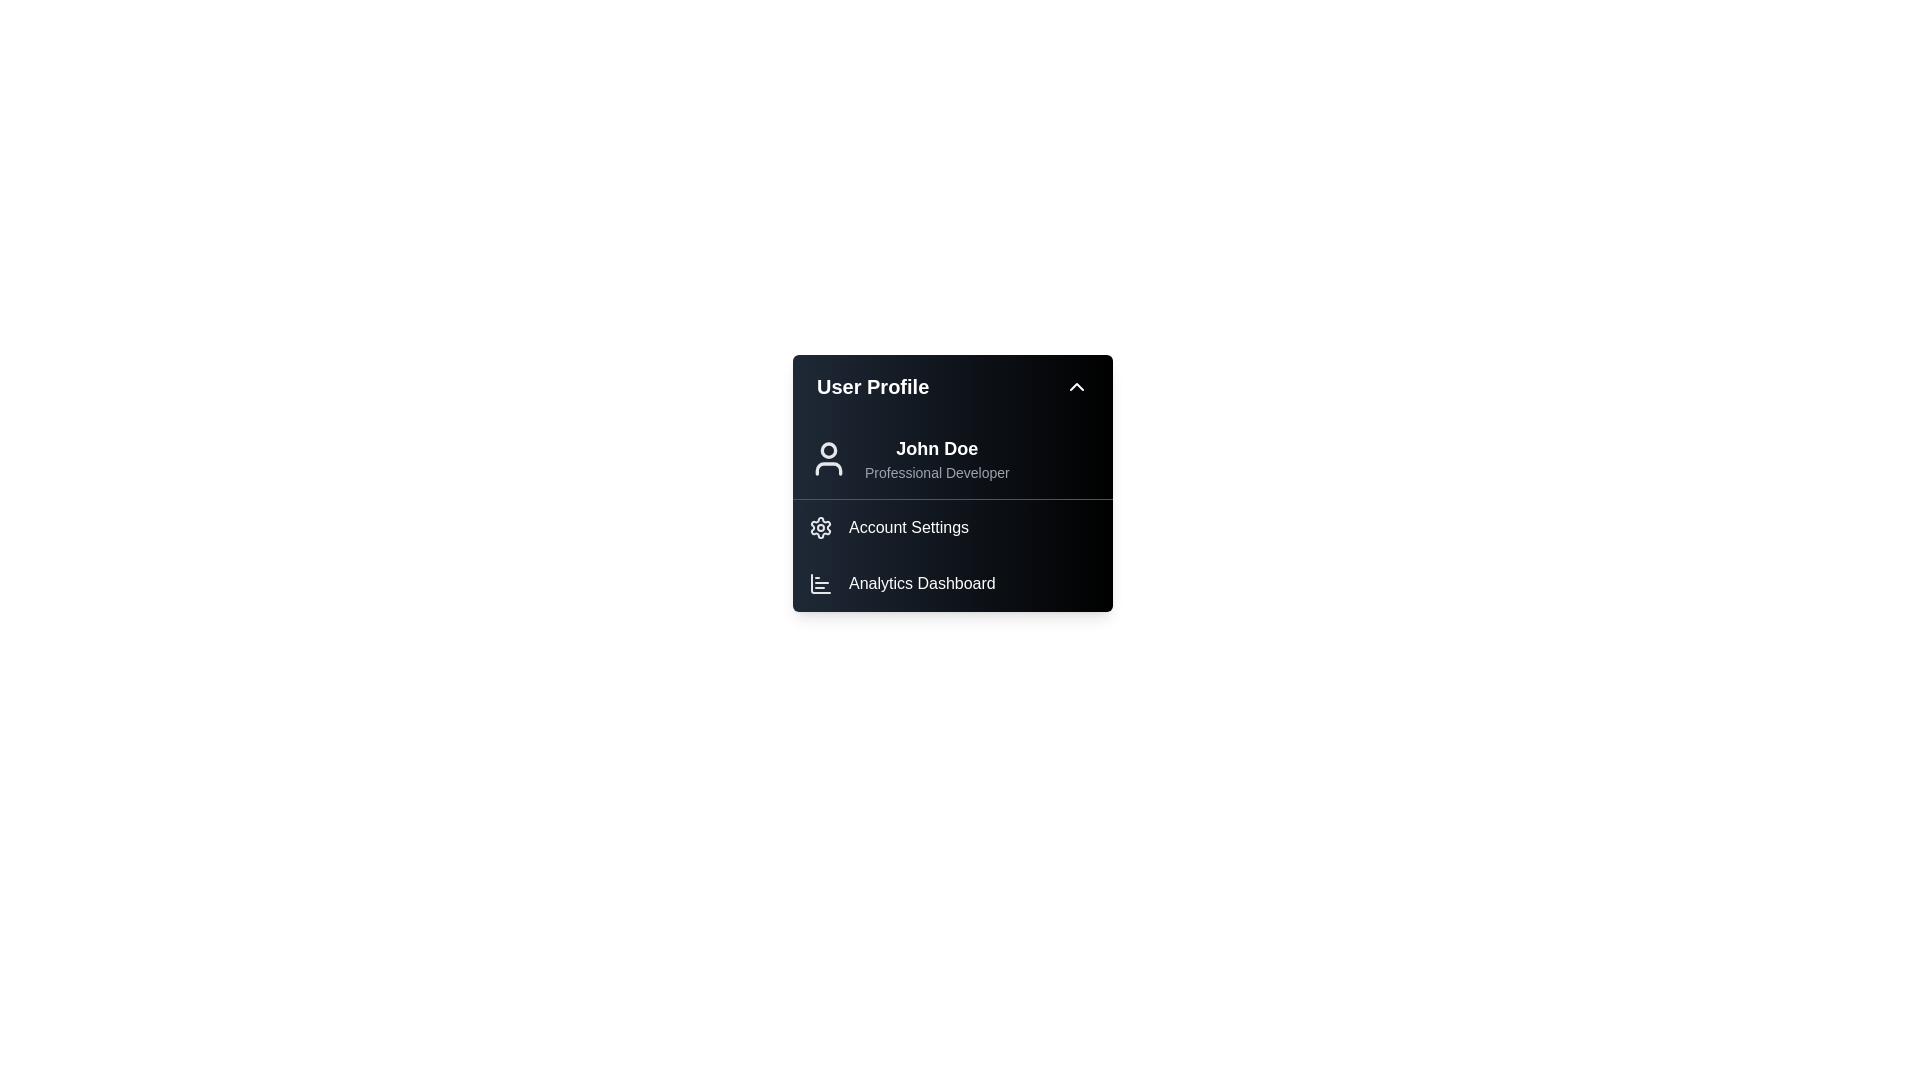 The image size is (1920, 1080). What do you see at coordinates (952, 386) in the screenshot?
I see `the 'User Profile' button to toggle the menu visibility` at bounding box center [952, 386].